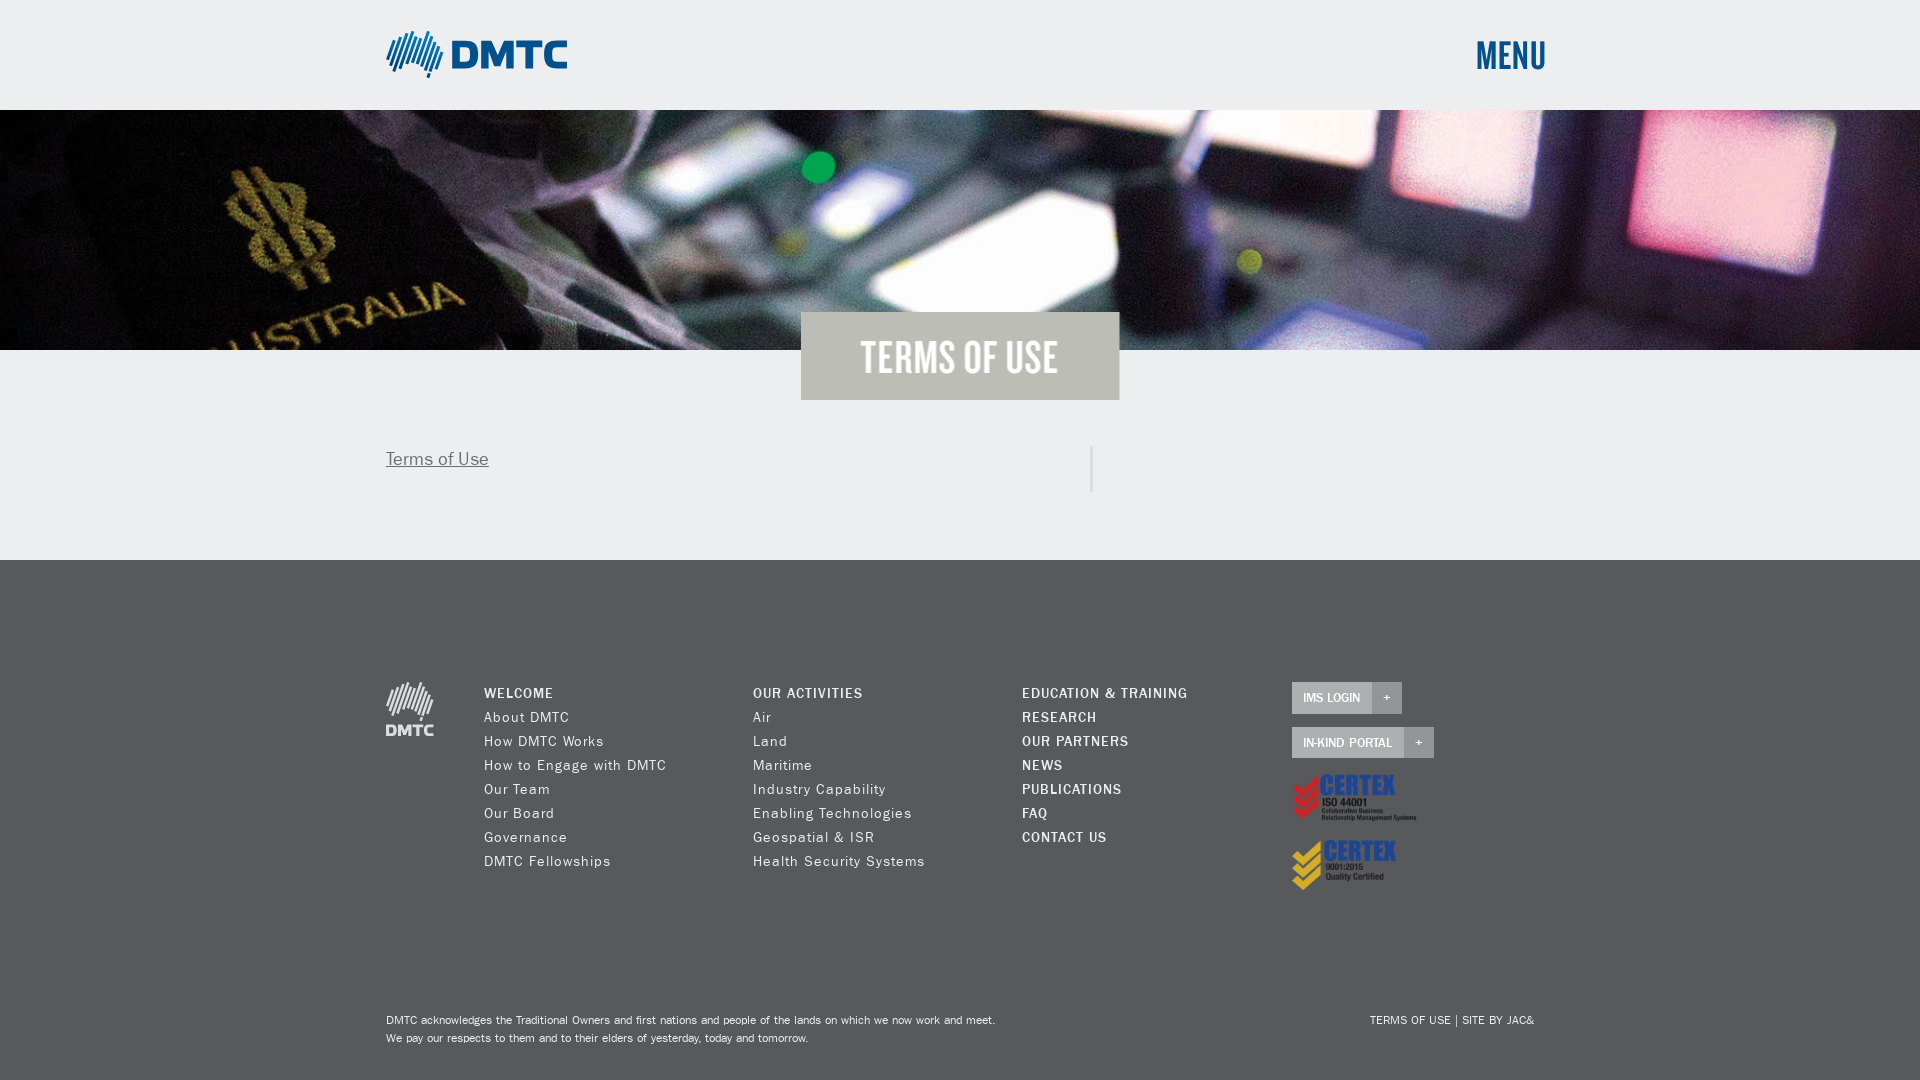 This screenshot has height=1080, width=1920. What do you see at coordinates (1462, 1021) in the screenshot?
I see `'SITE BY JAC&'` at bounding box center [1462, 1021].